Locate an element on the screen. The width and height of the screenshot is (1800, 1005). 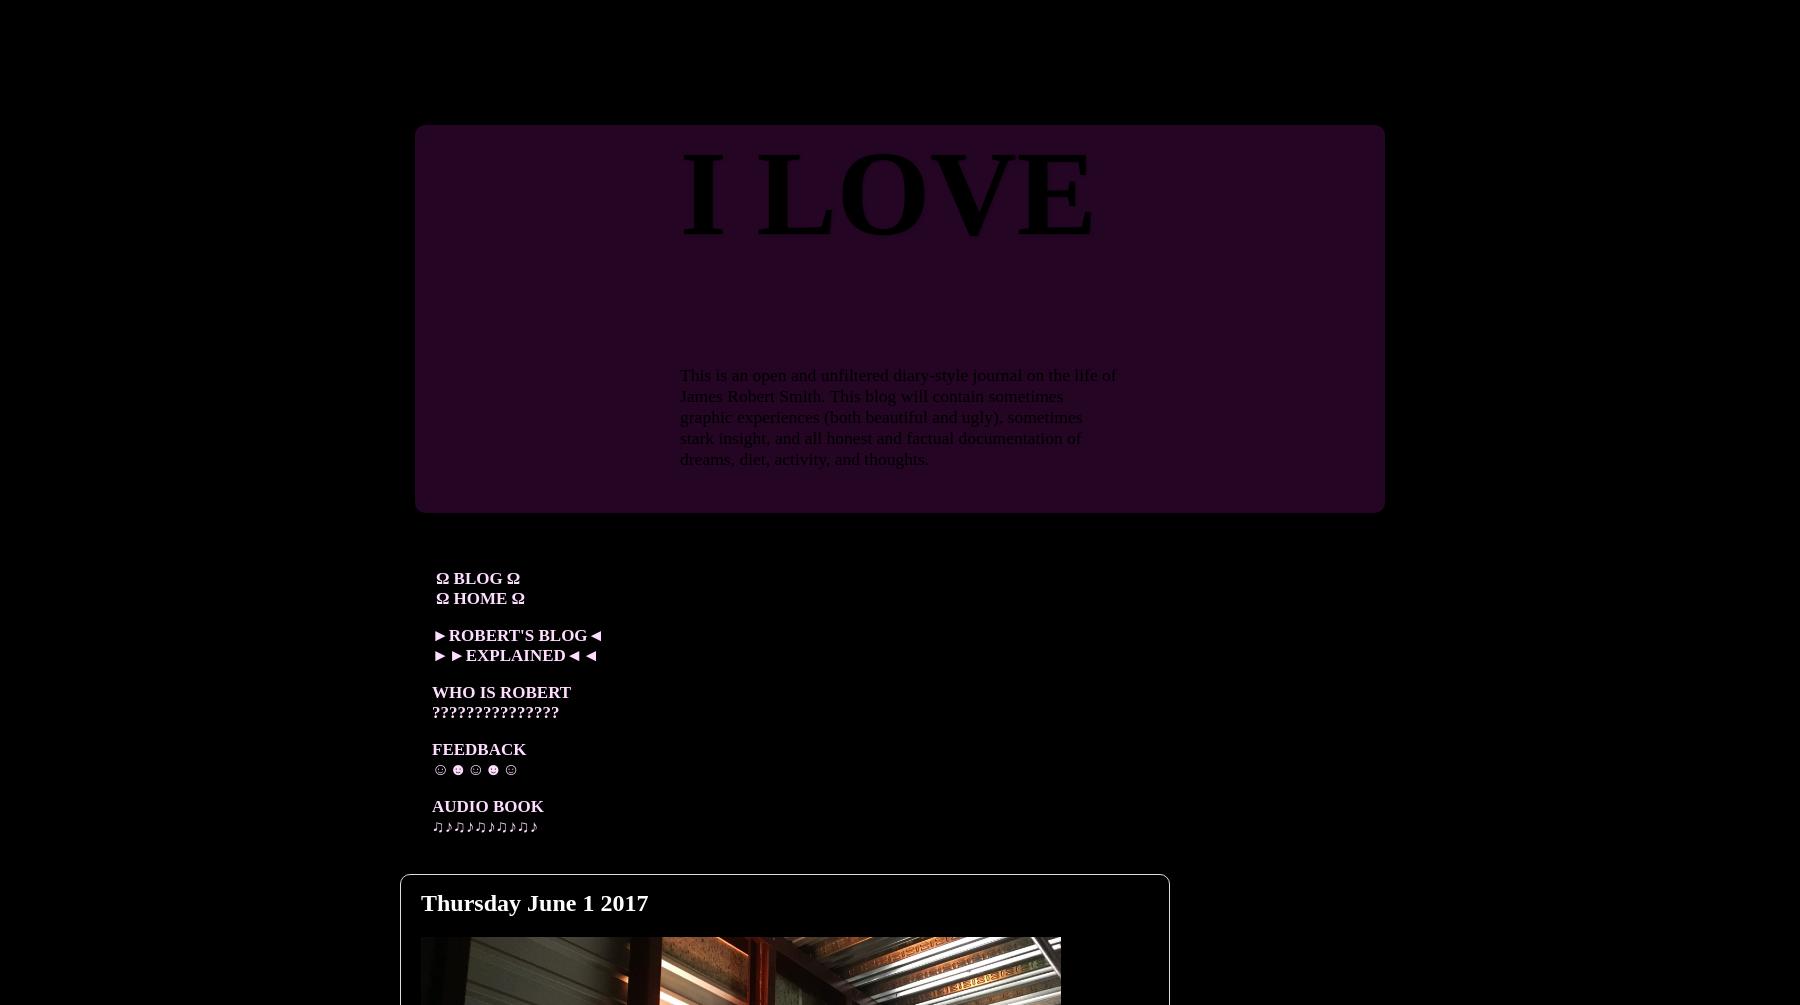
'FEEDBACK' is located at coordinates (477, 748).